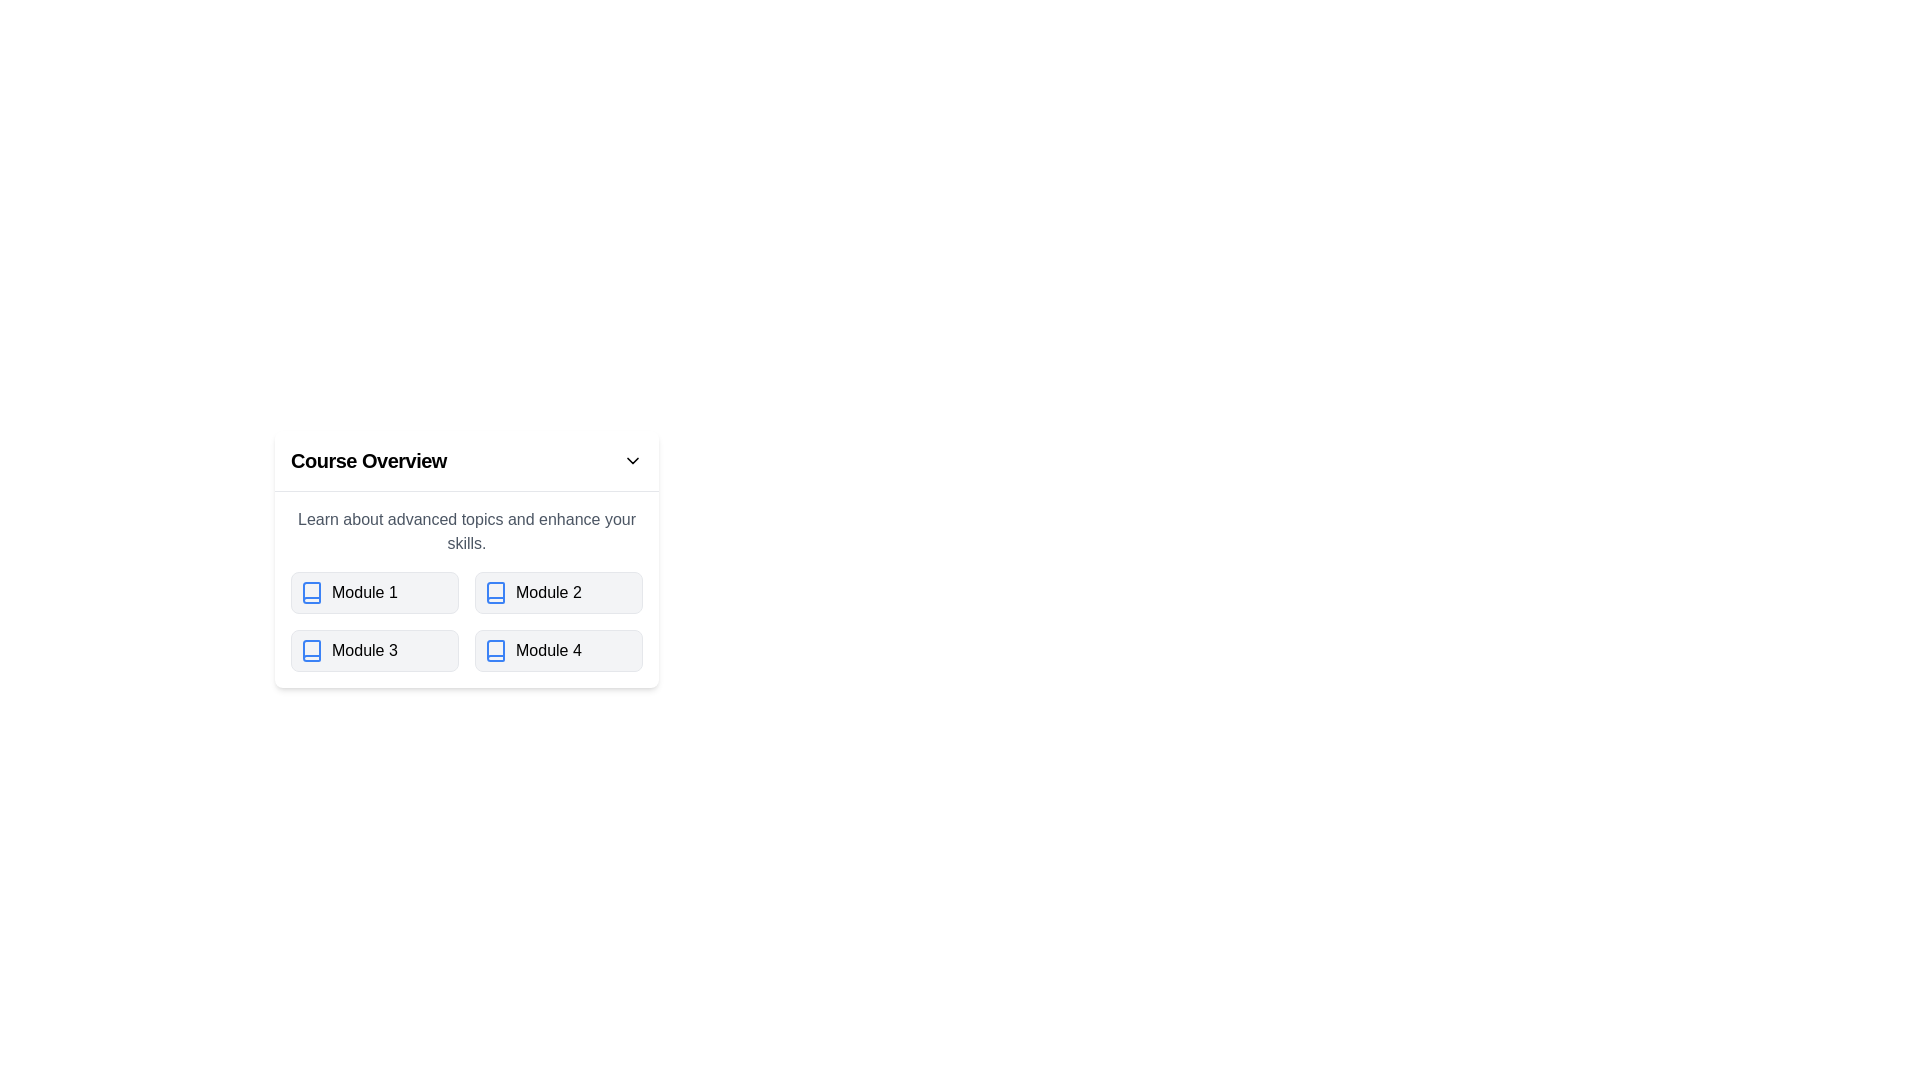 This screenshot has width=1920, height=1080. I want to click on the third module button labeled 'Module 3' in the course overview interface, so click(374, 651).